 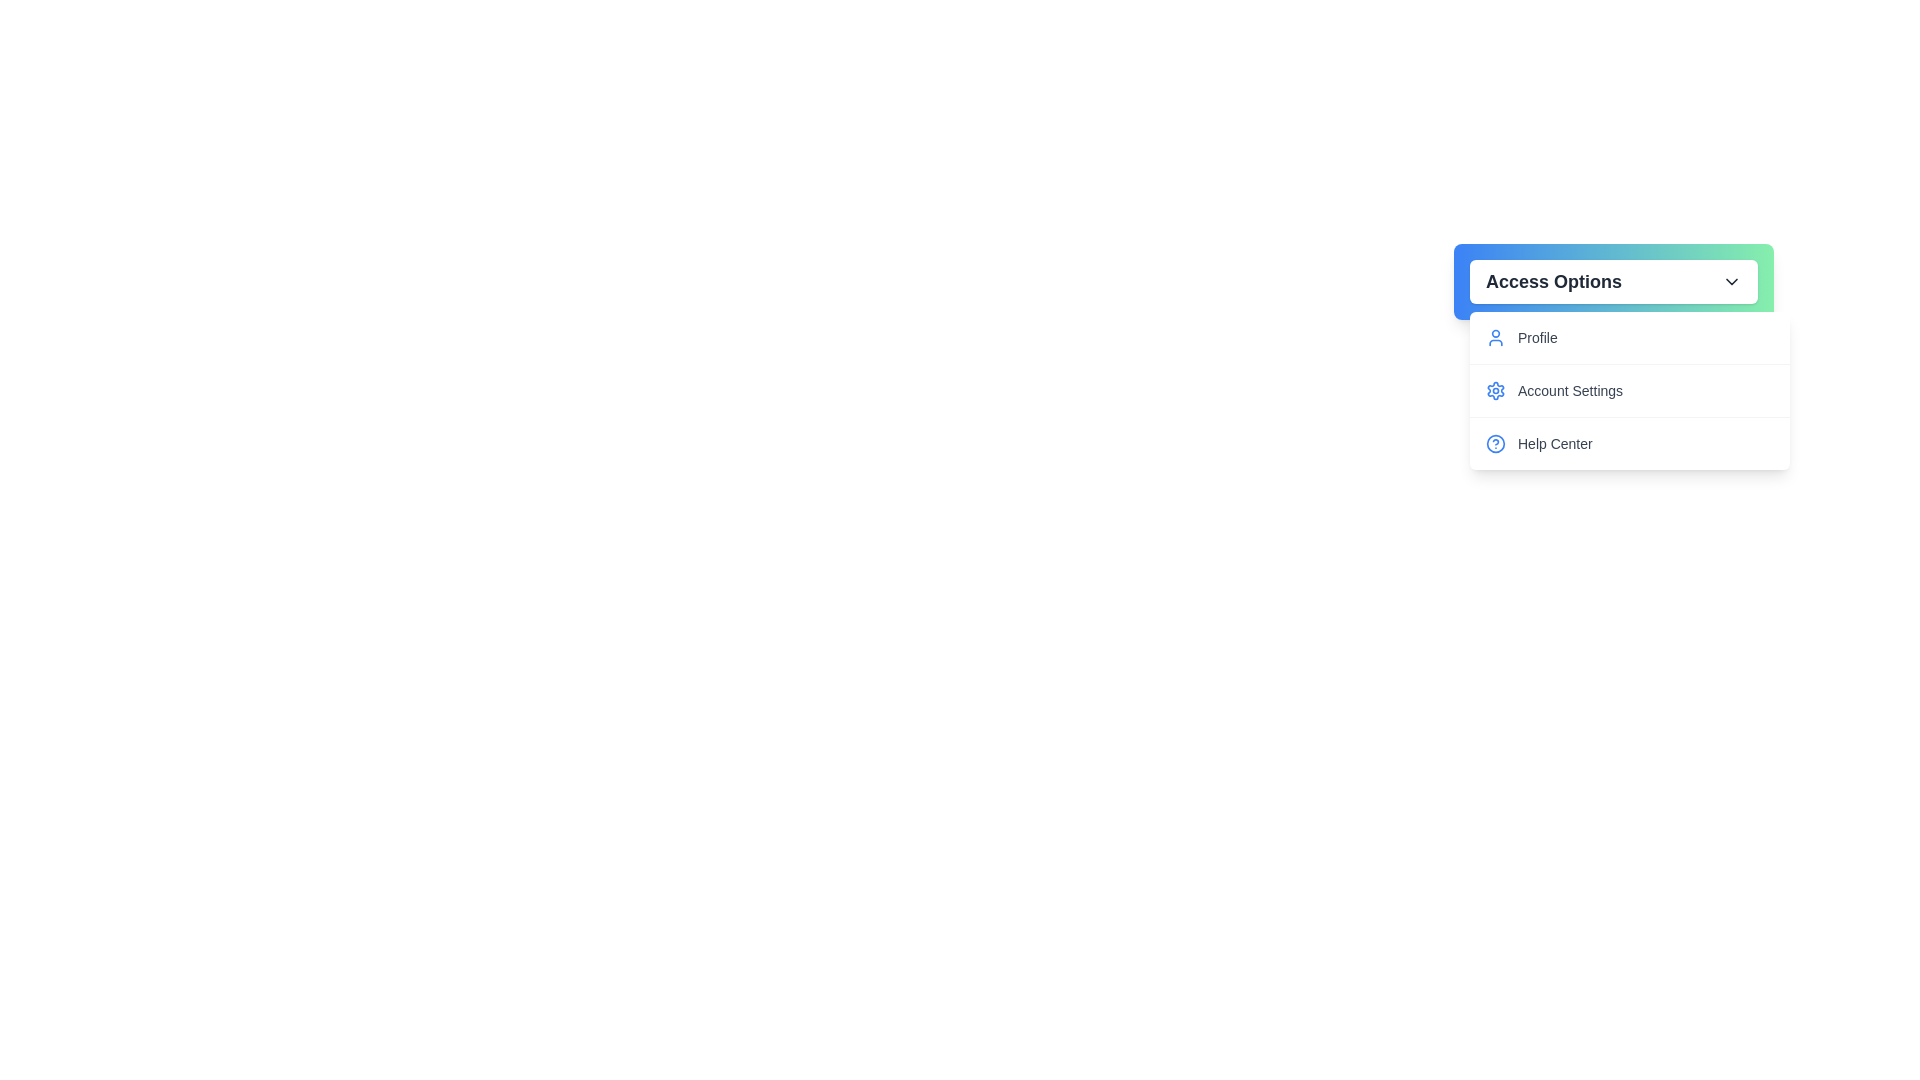 I want to click on the 'Help Center' text label in the dropdown menu titled 'Access Options', so click(x=1554, y=442).